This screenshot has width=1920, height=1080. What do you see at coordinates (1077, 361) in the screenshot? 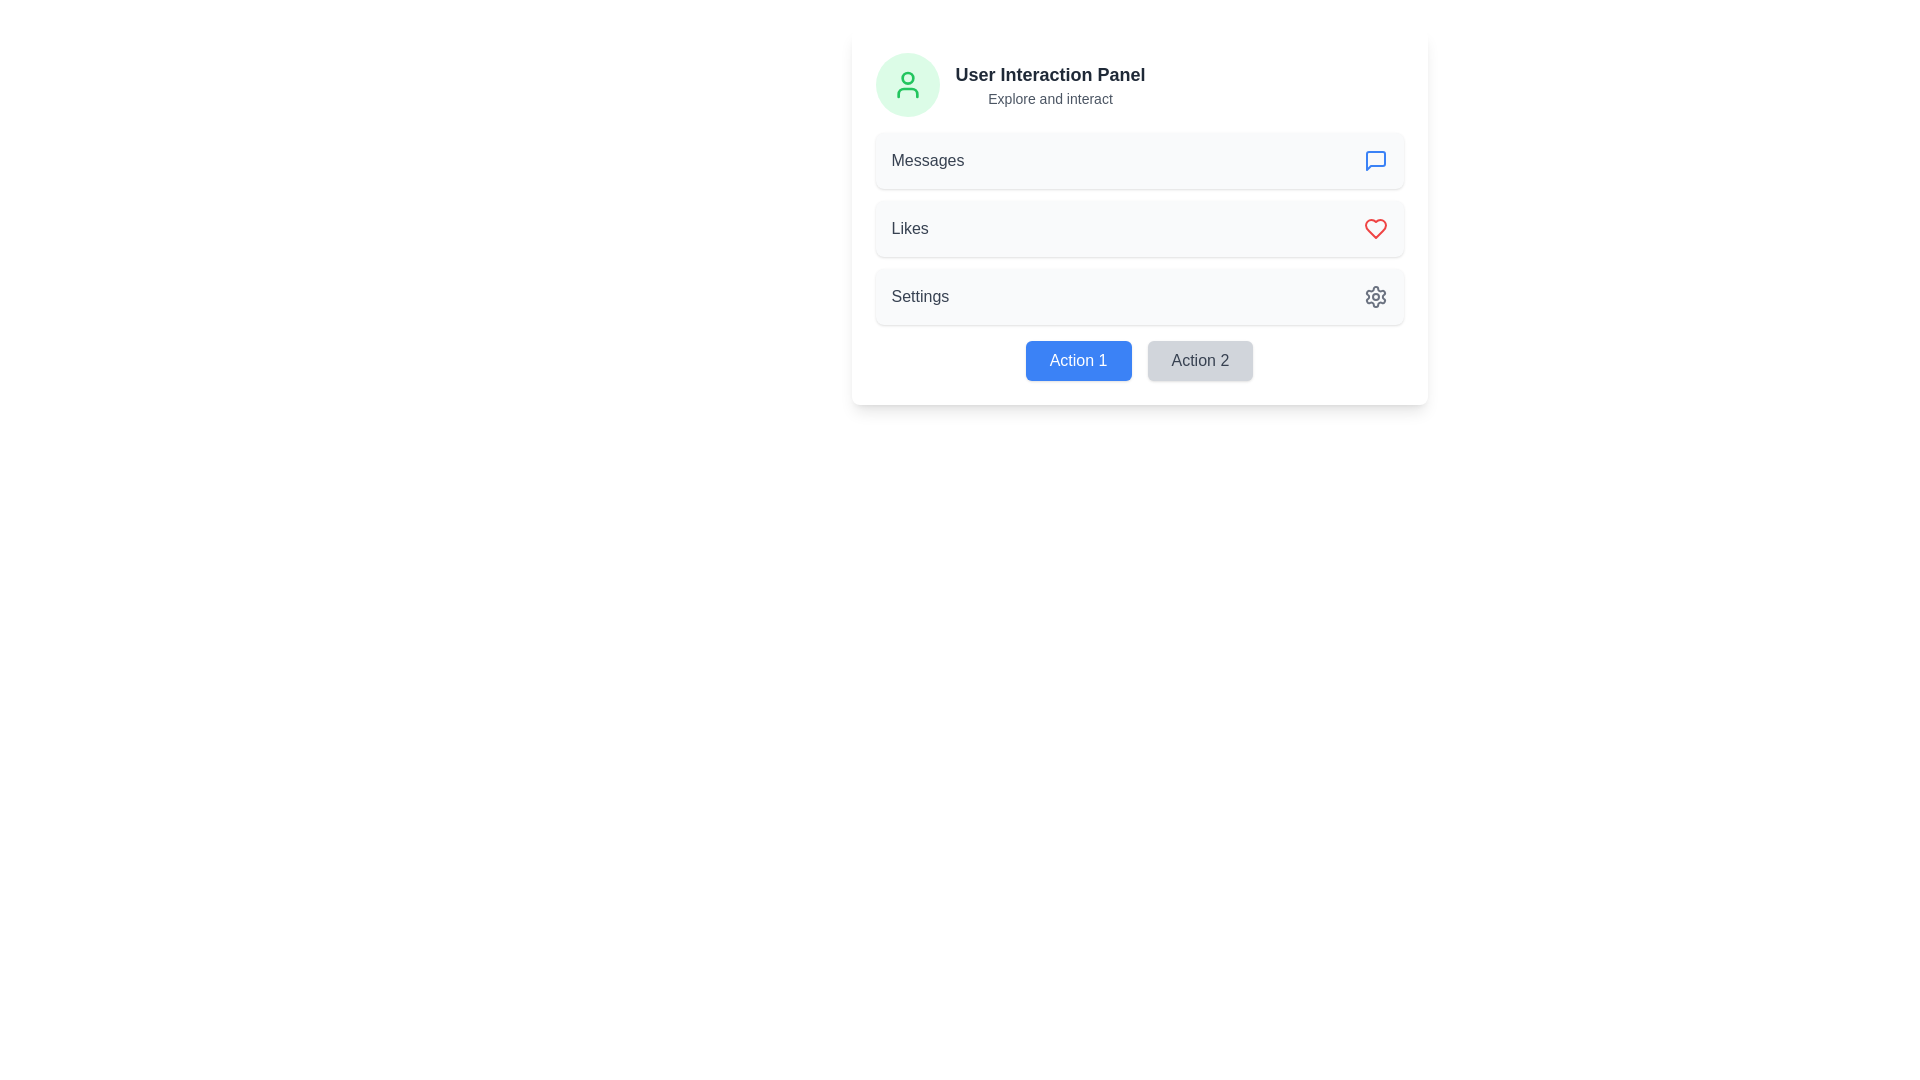
I see `the first blue button labeled 'Action 1'` at bounding box center [1077, 361].